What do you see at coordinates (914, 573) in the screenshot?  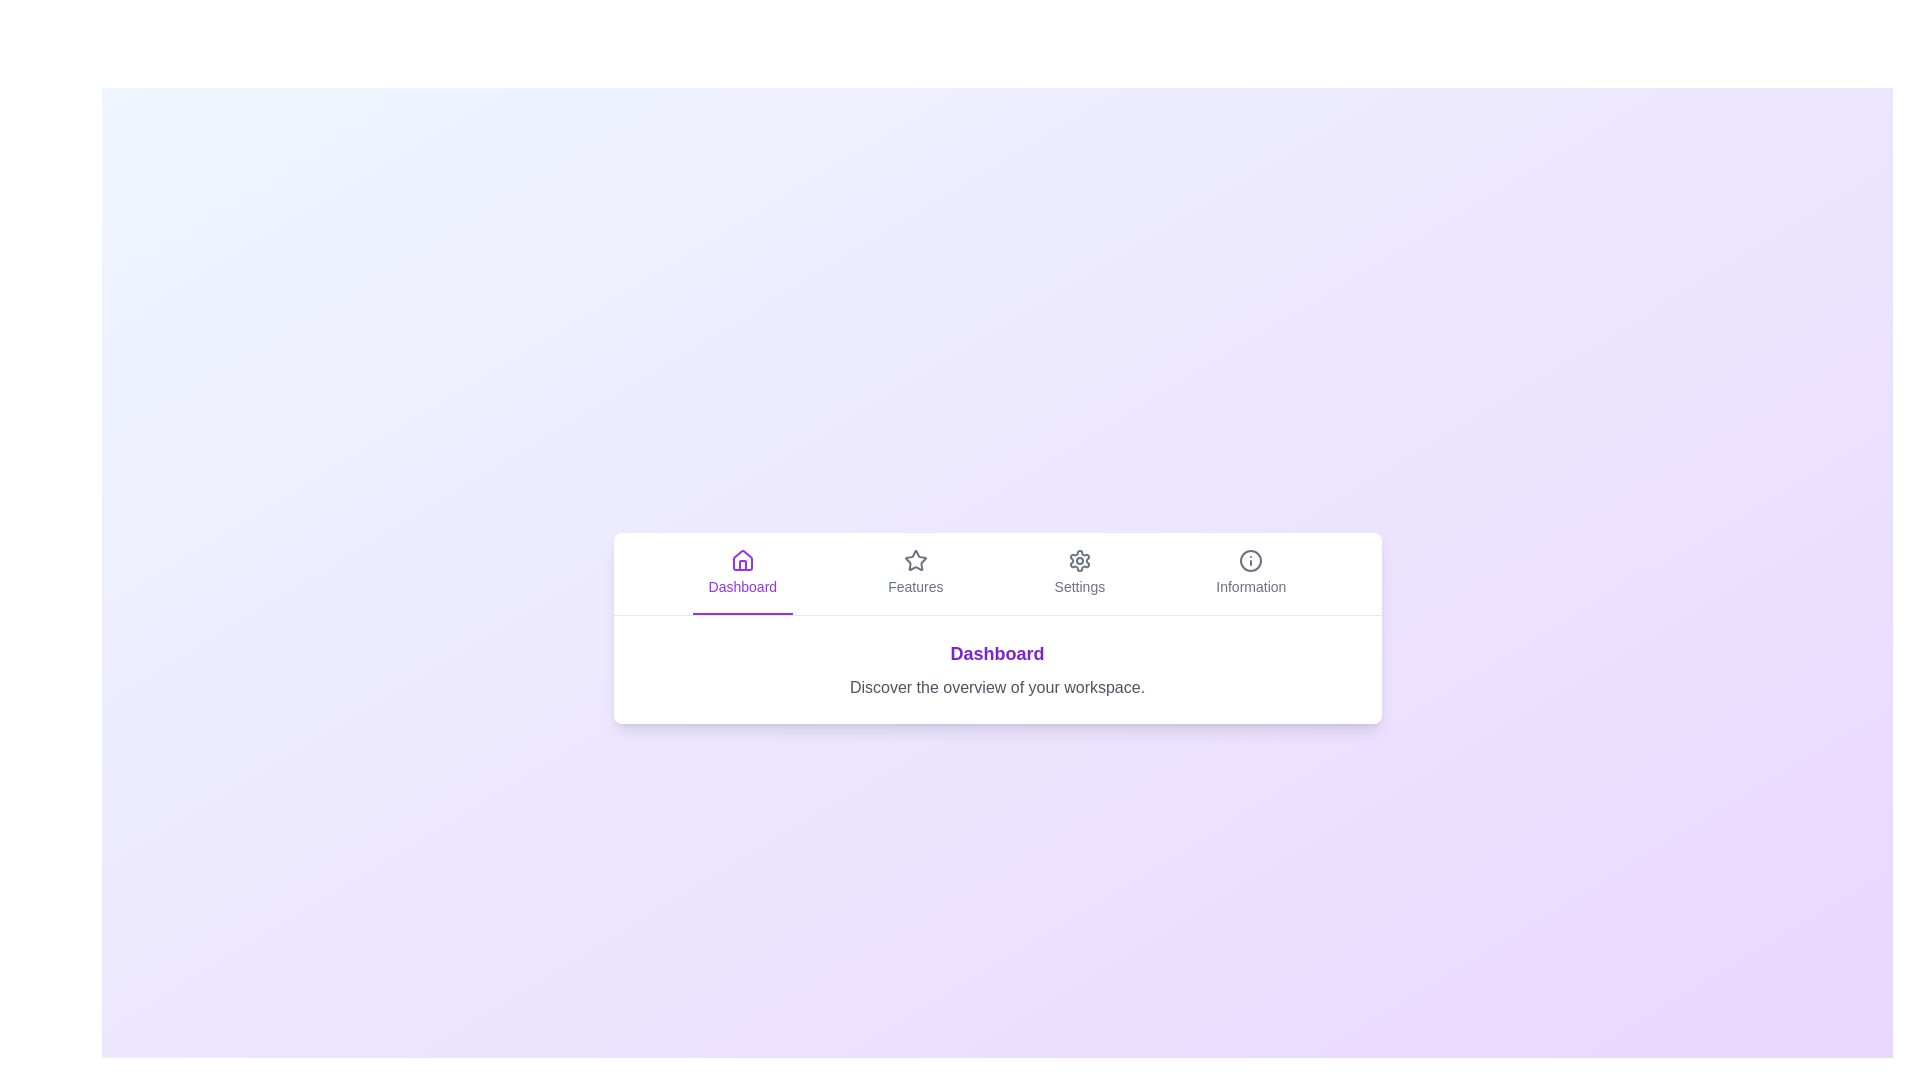 I see `the Features tab to view its content` at bounding box center [914, 573].